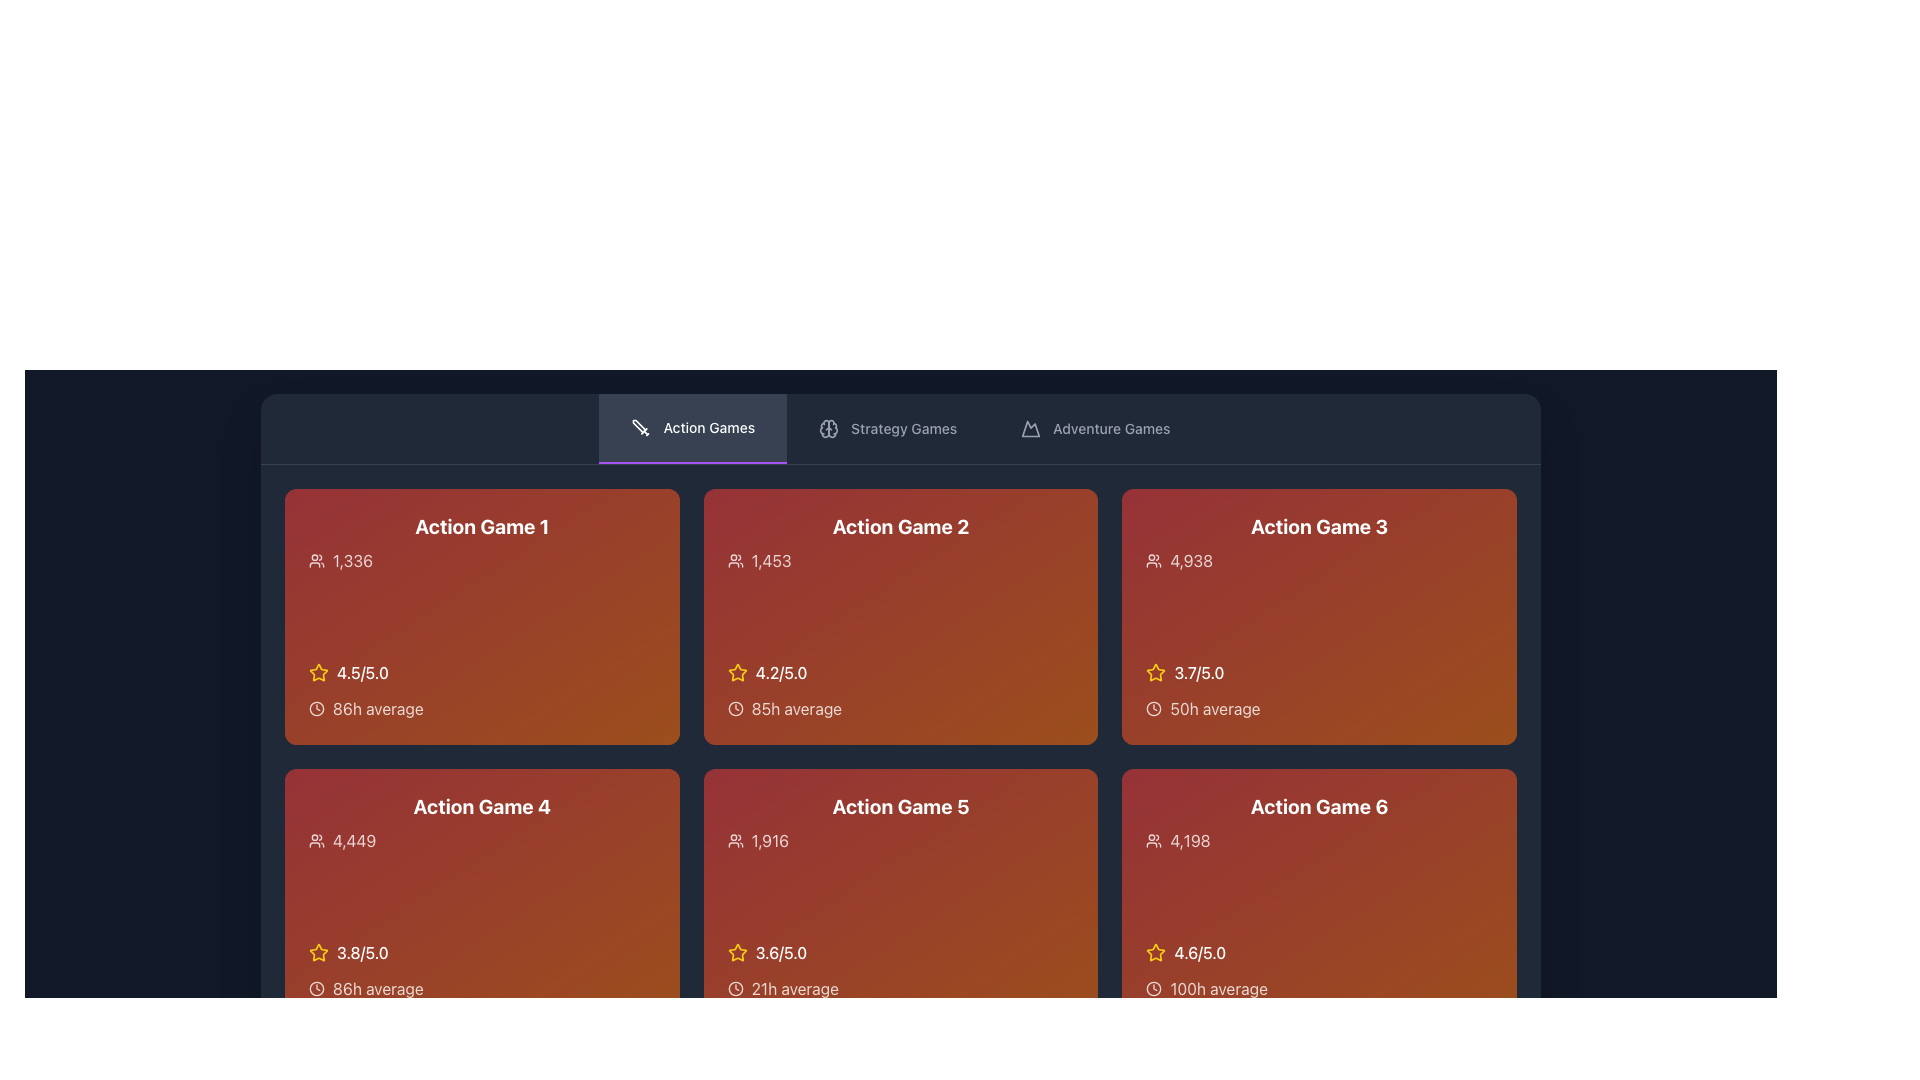 The height and width of the screenshot is (1080, 1920). Describe the element at coordinates (736, 951) in the screenshot. I see `the star icon representing the rating component, which is outlined in yellow and positioned in the 'Action Game 5' card, adjacent to the rating text '3.6/5.0'` at that location.